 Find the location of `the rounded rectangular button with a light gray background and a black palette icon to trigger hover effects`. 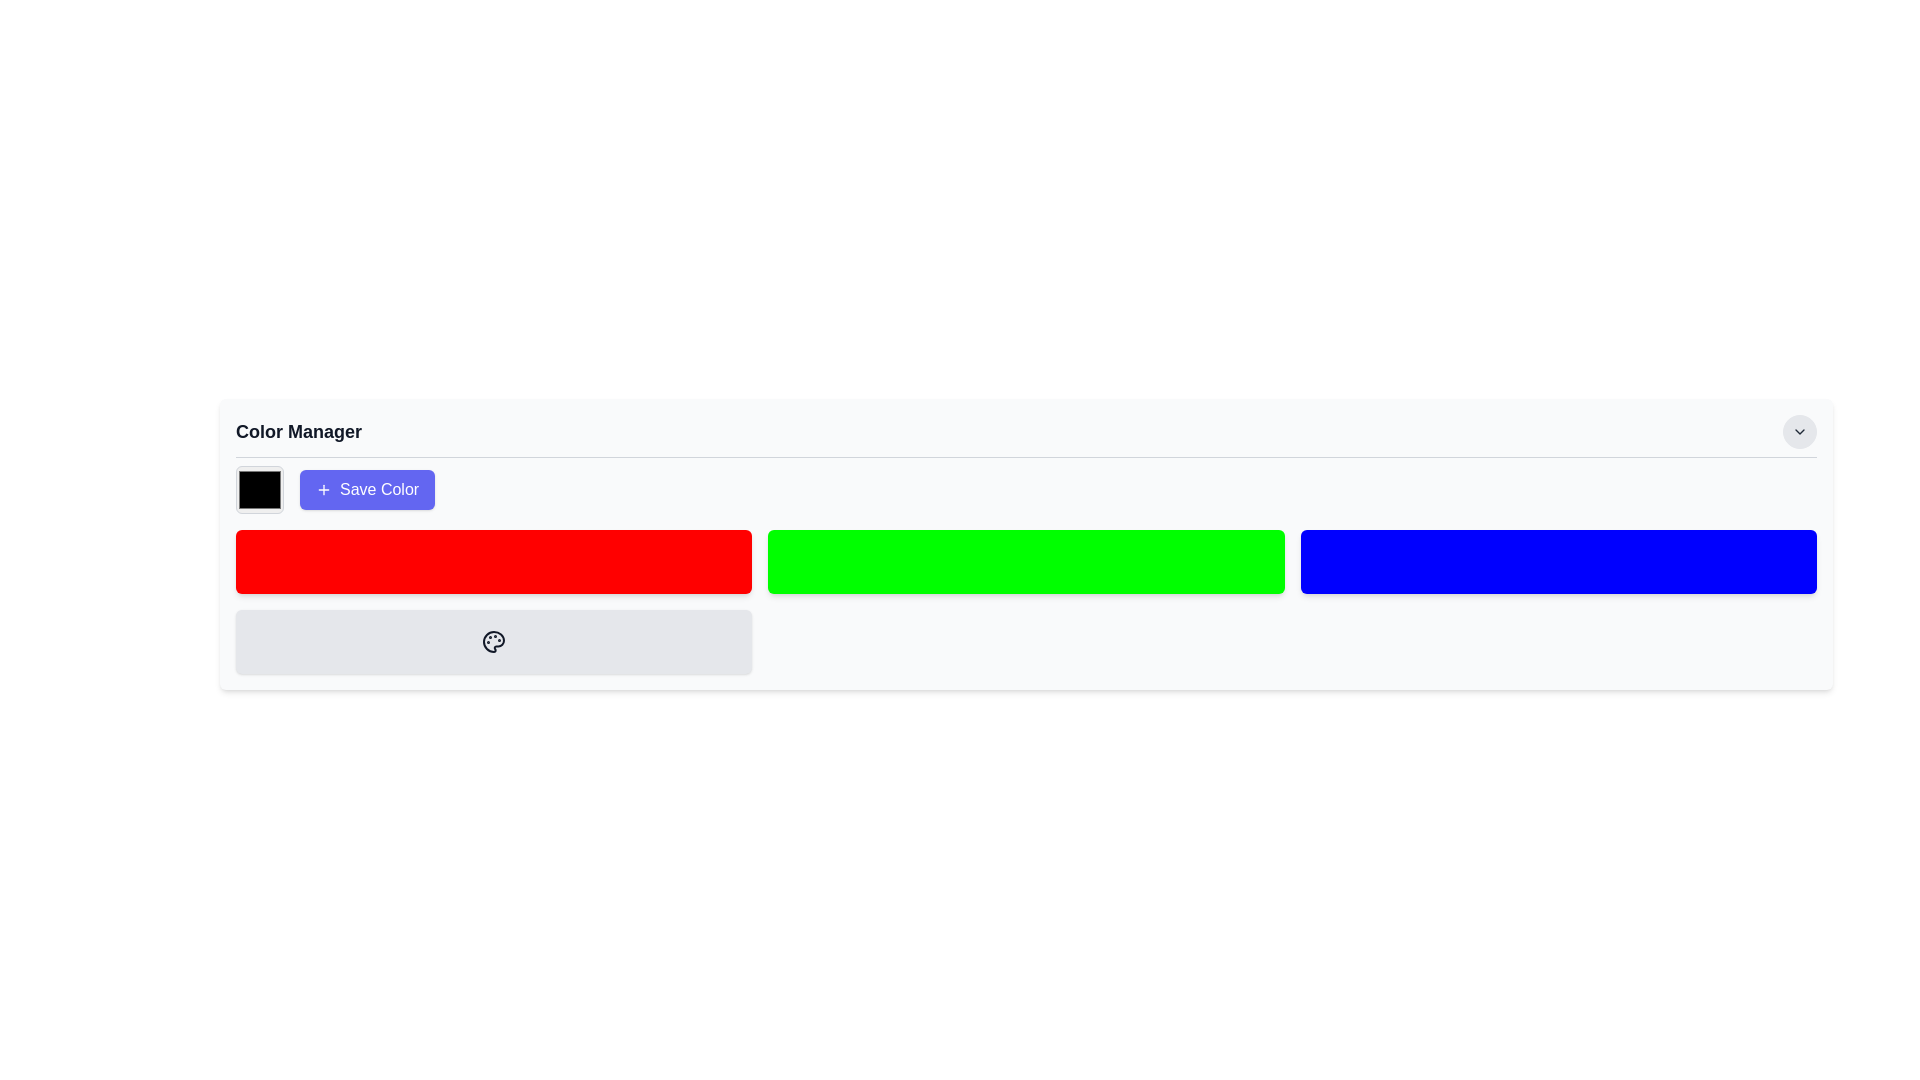

the rounded rectangular button with a light gray background and a black palette icon to trigger hover effects is located at coordinates (494, 641).